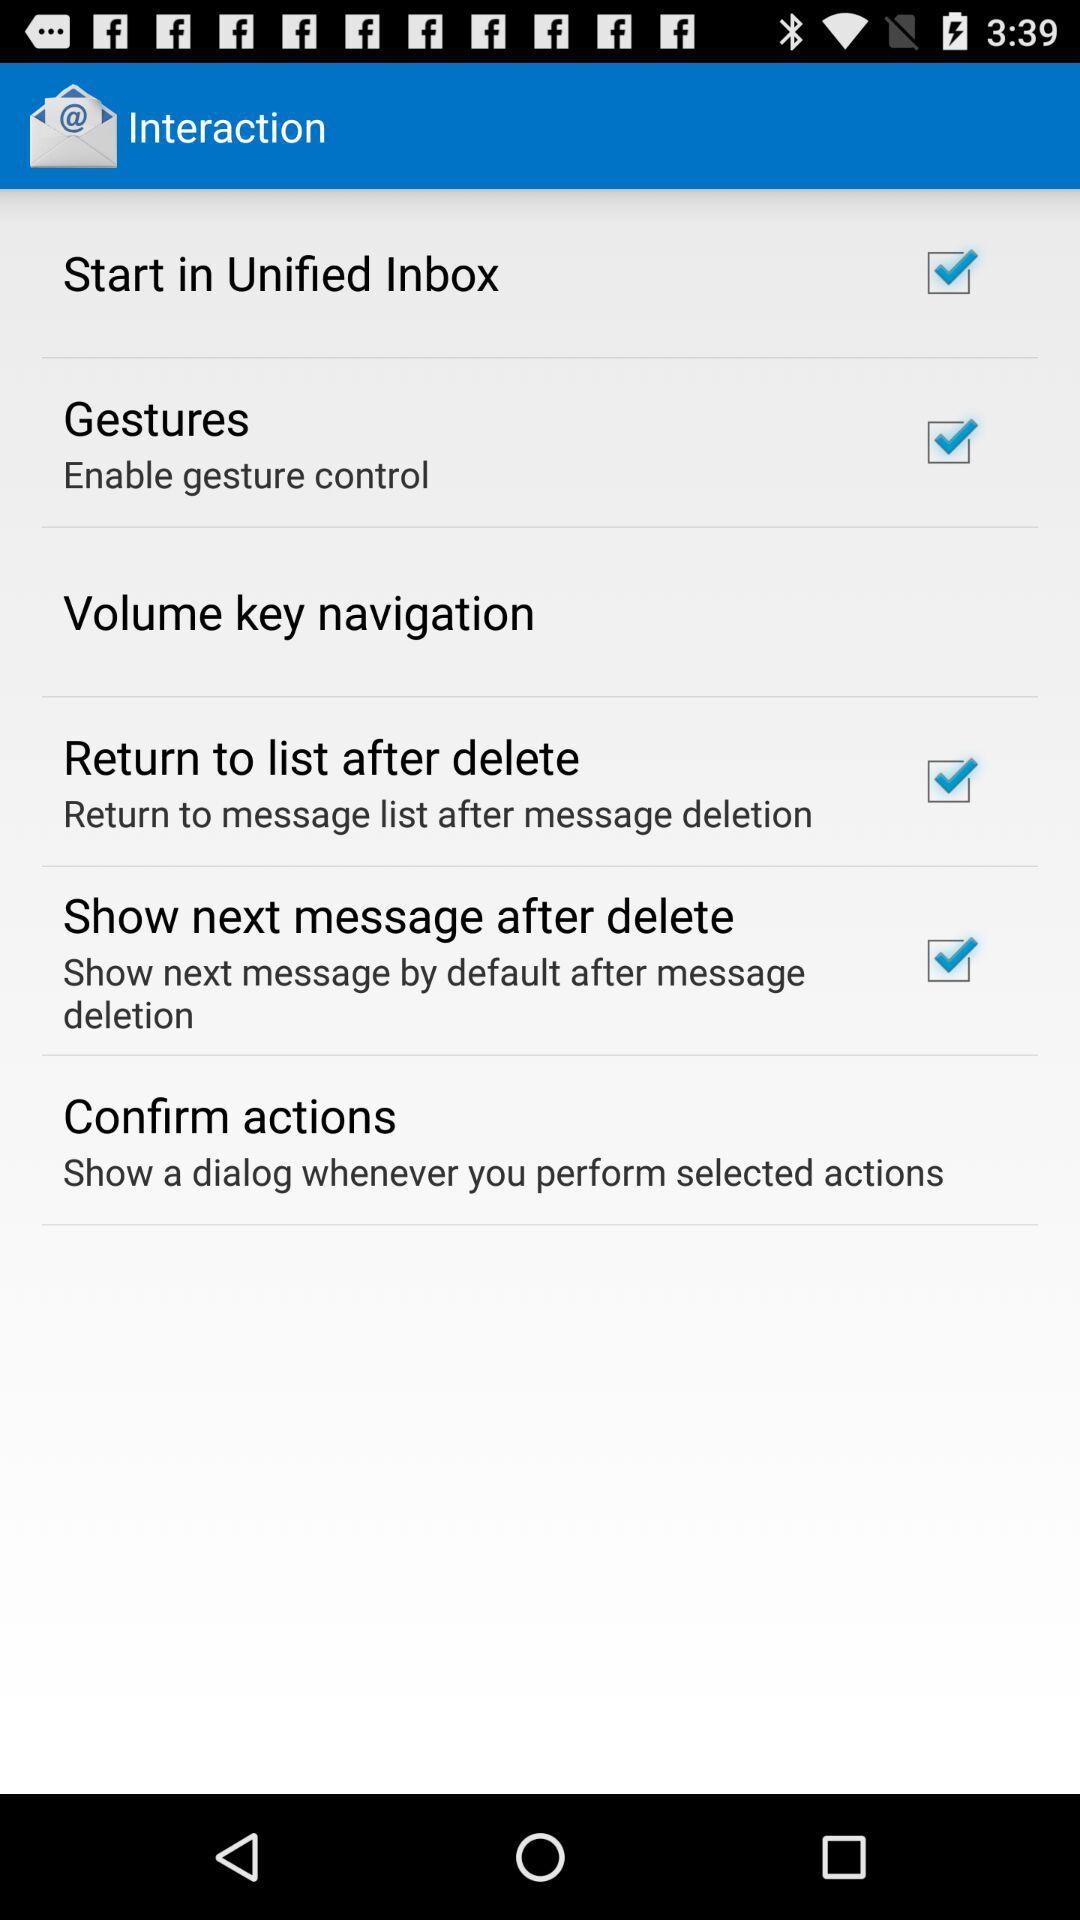 The width and height of the screenshot is (1080, 1920). Describe the element at coordinates (947, 272) in the screenshot. I see `the first check box` at that location.